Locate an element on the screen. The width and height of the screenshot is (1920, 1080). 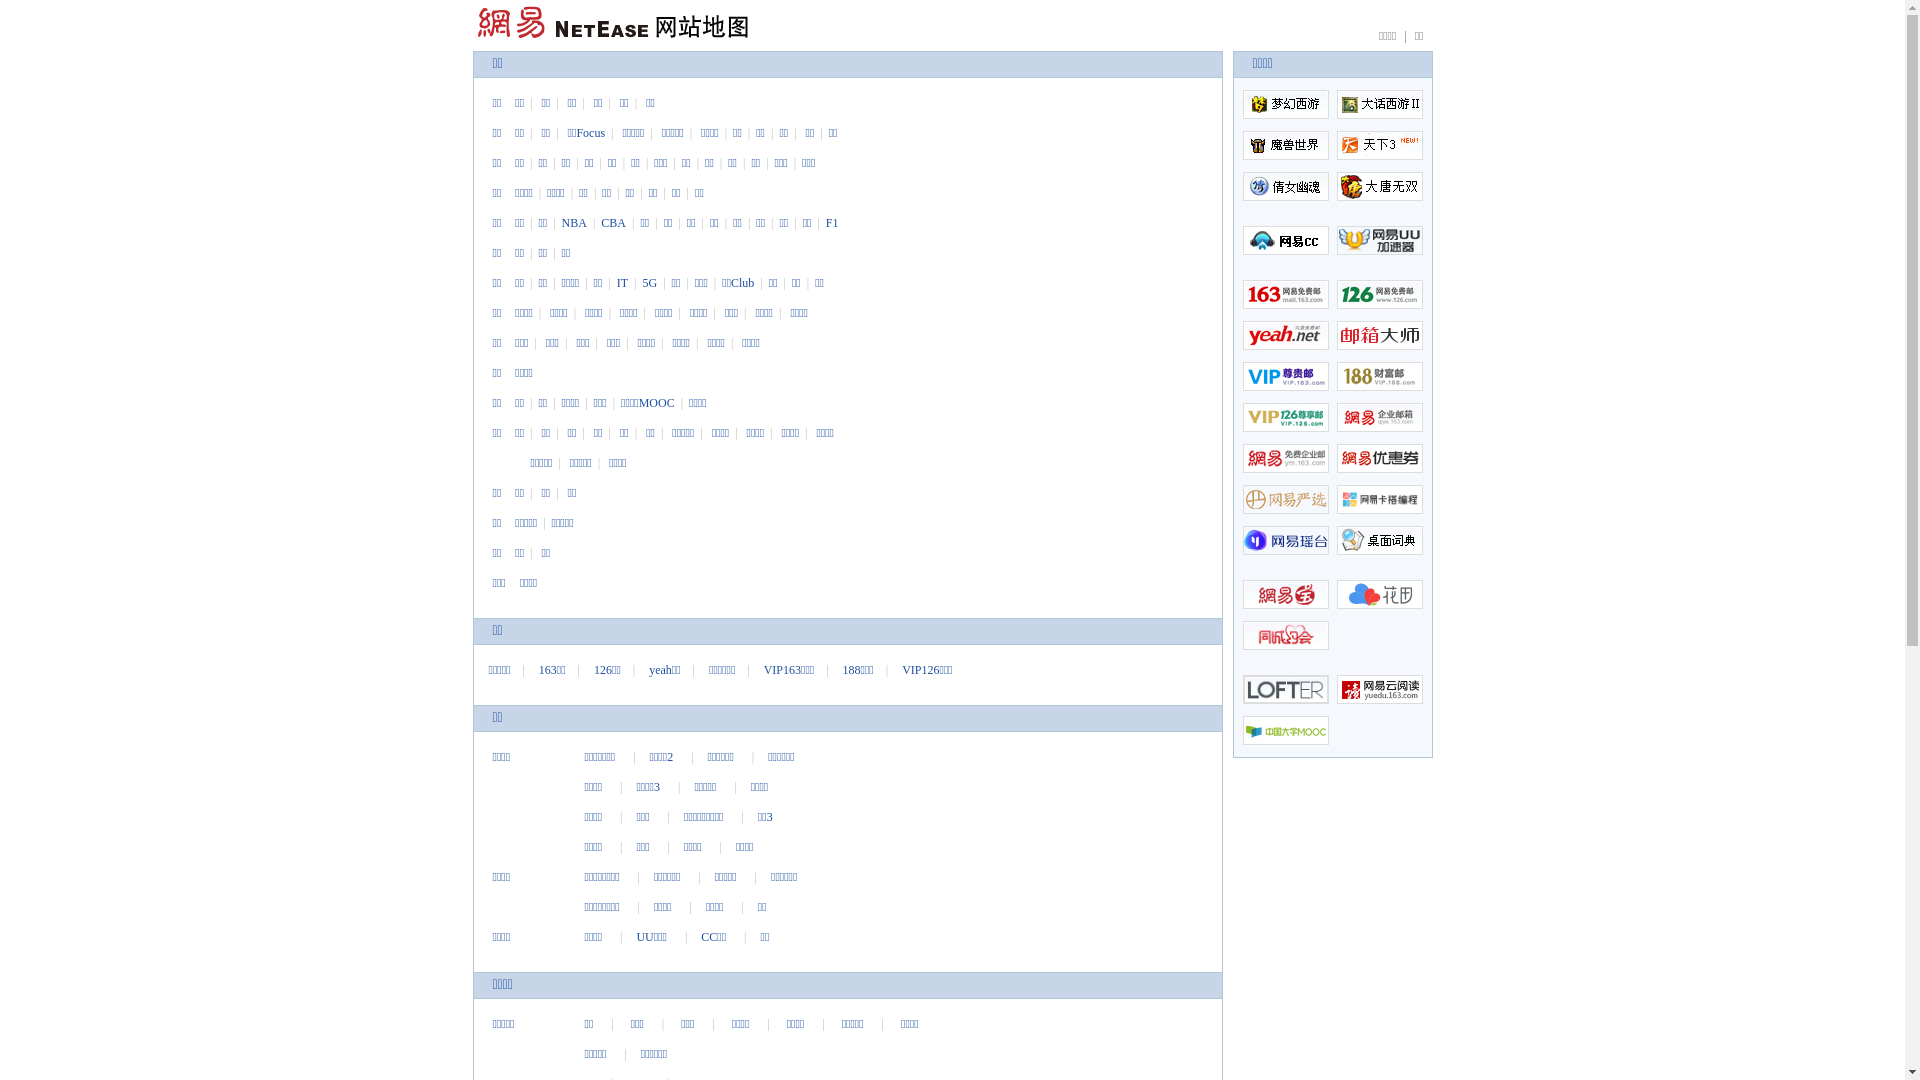
'IT' is located at coordinates (609, 282).